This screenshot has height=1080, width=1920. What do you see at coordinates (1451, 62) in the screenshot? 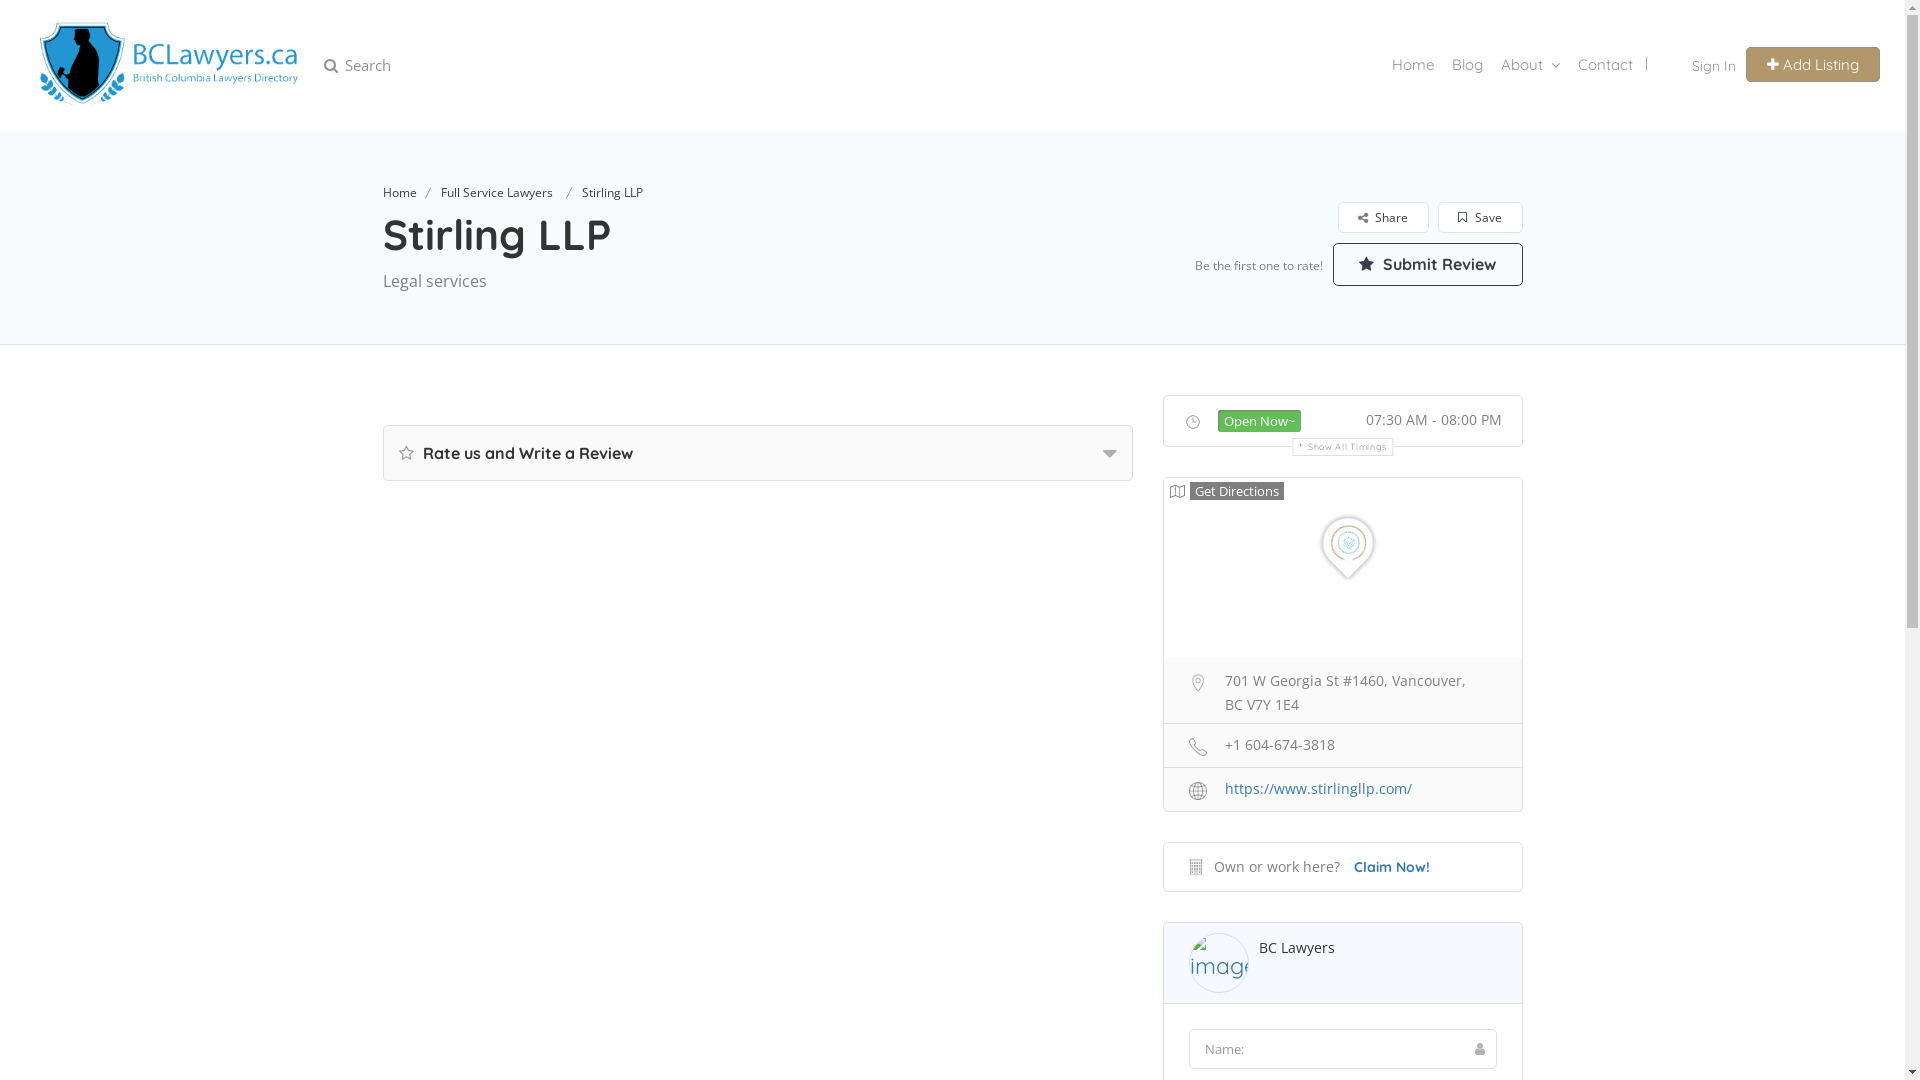
I see `'Blog'` at bounding box center [1451, 62].